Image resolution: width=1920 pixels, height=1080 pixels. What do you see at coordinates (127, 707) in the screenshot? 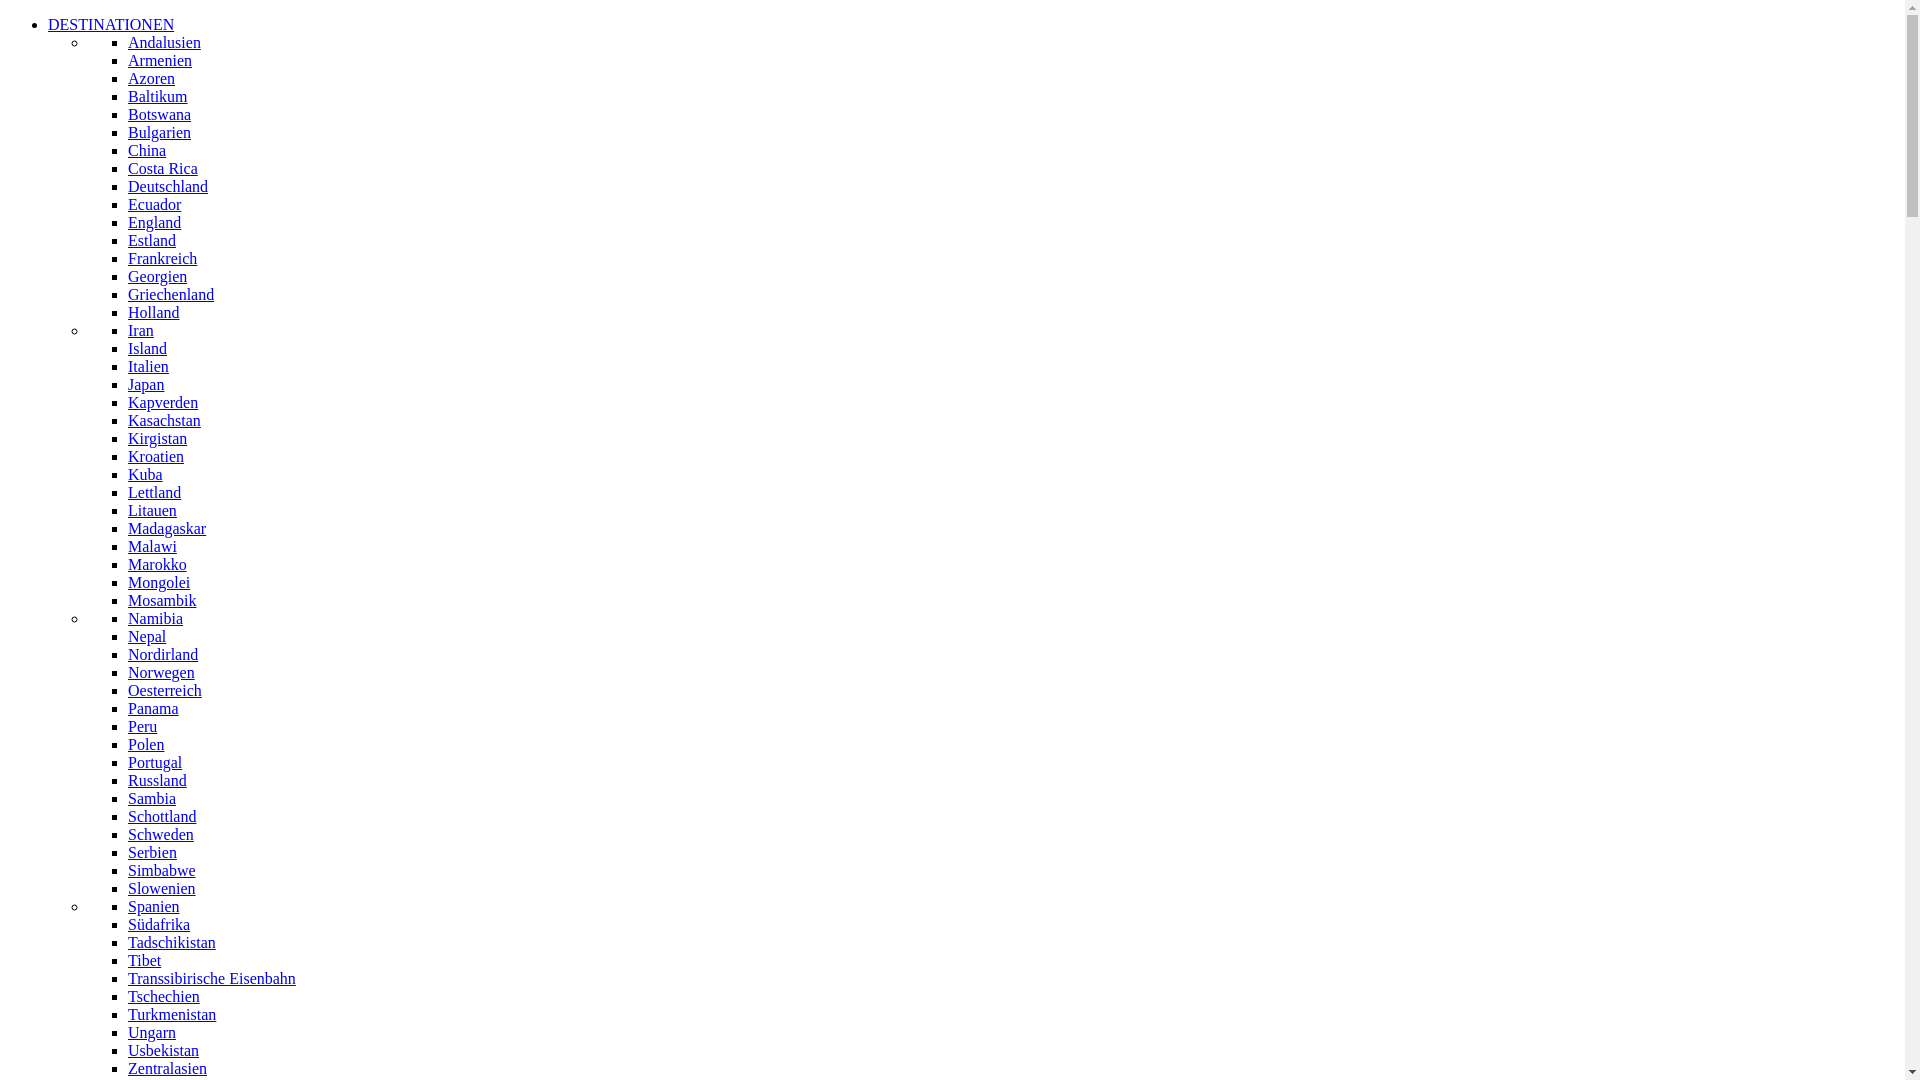
I see `'Panama'` at bounding box center [127, 707].